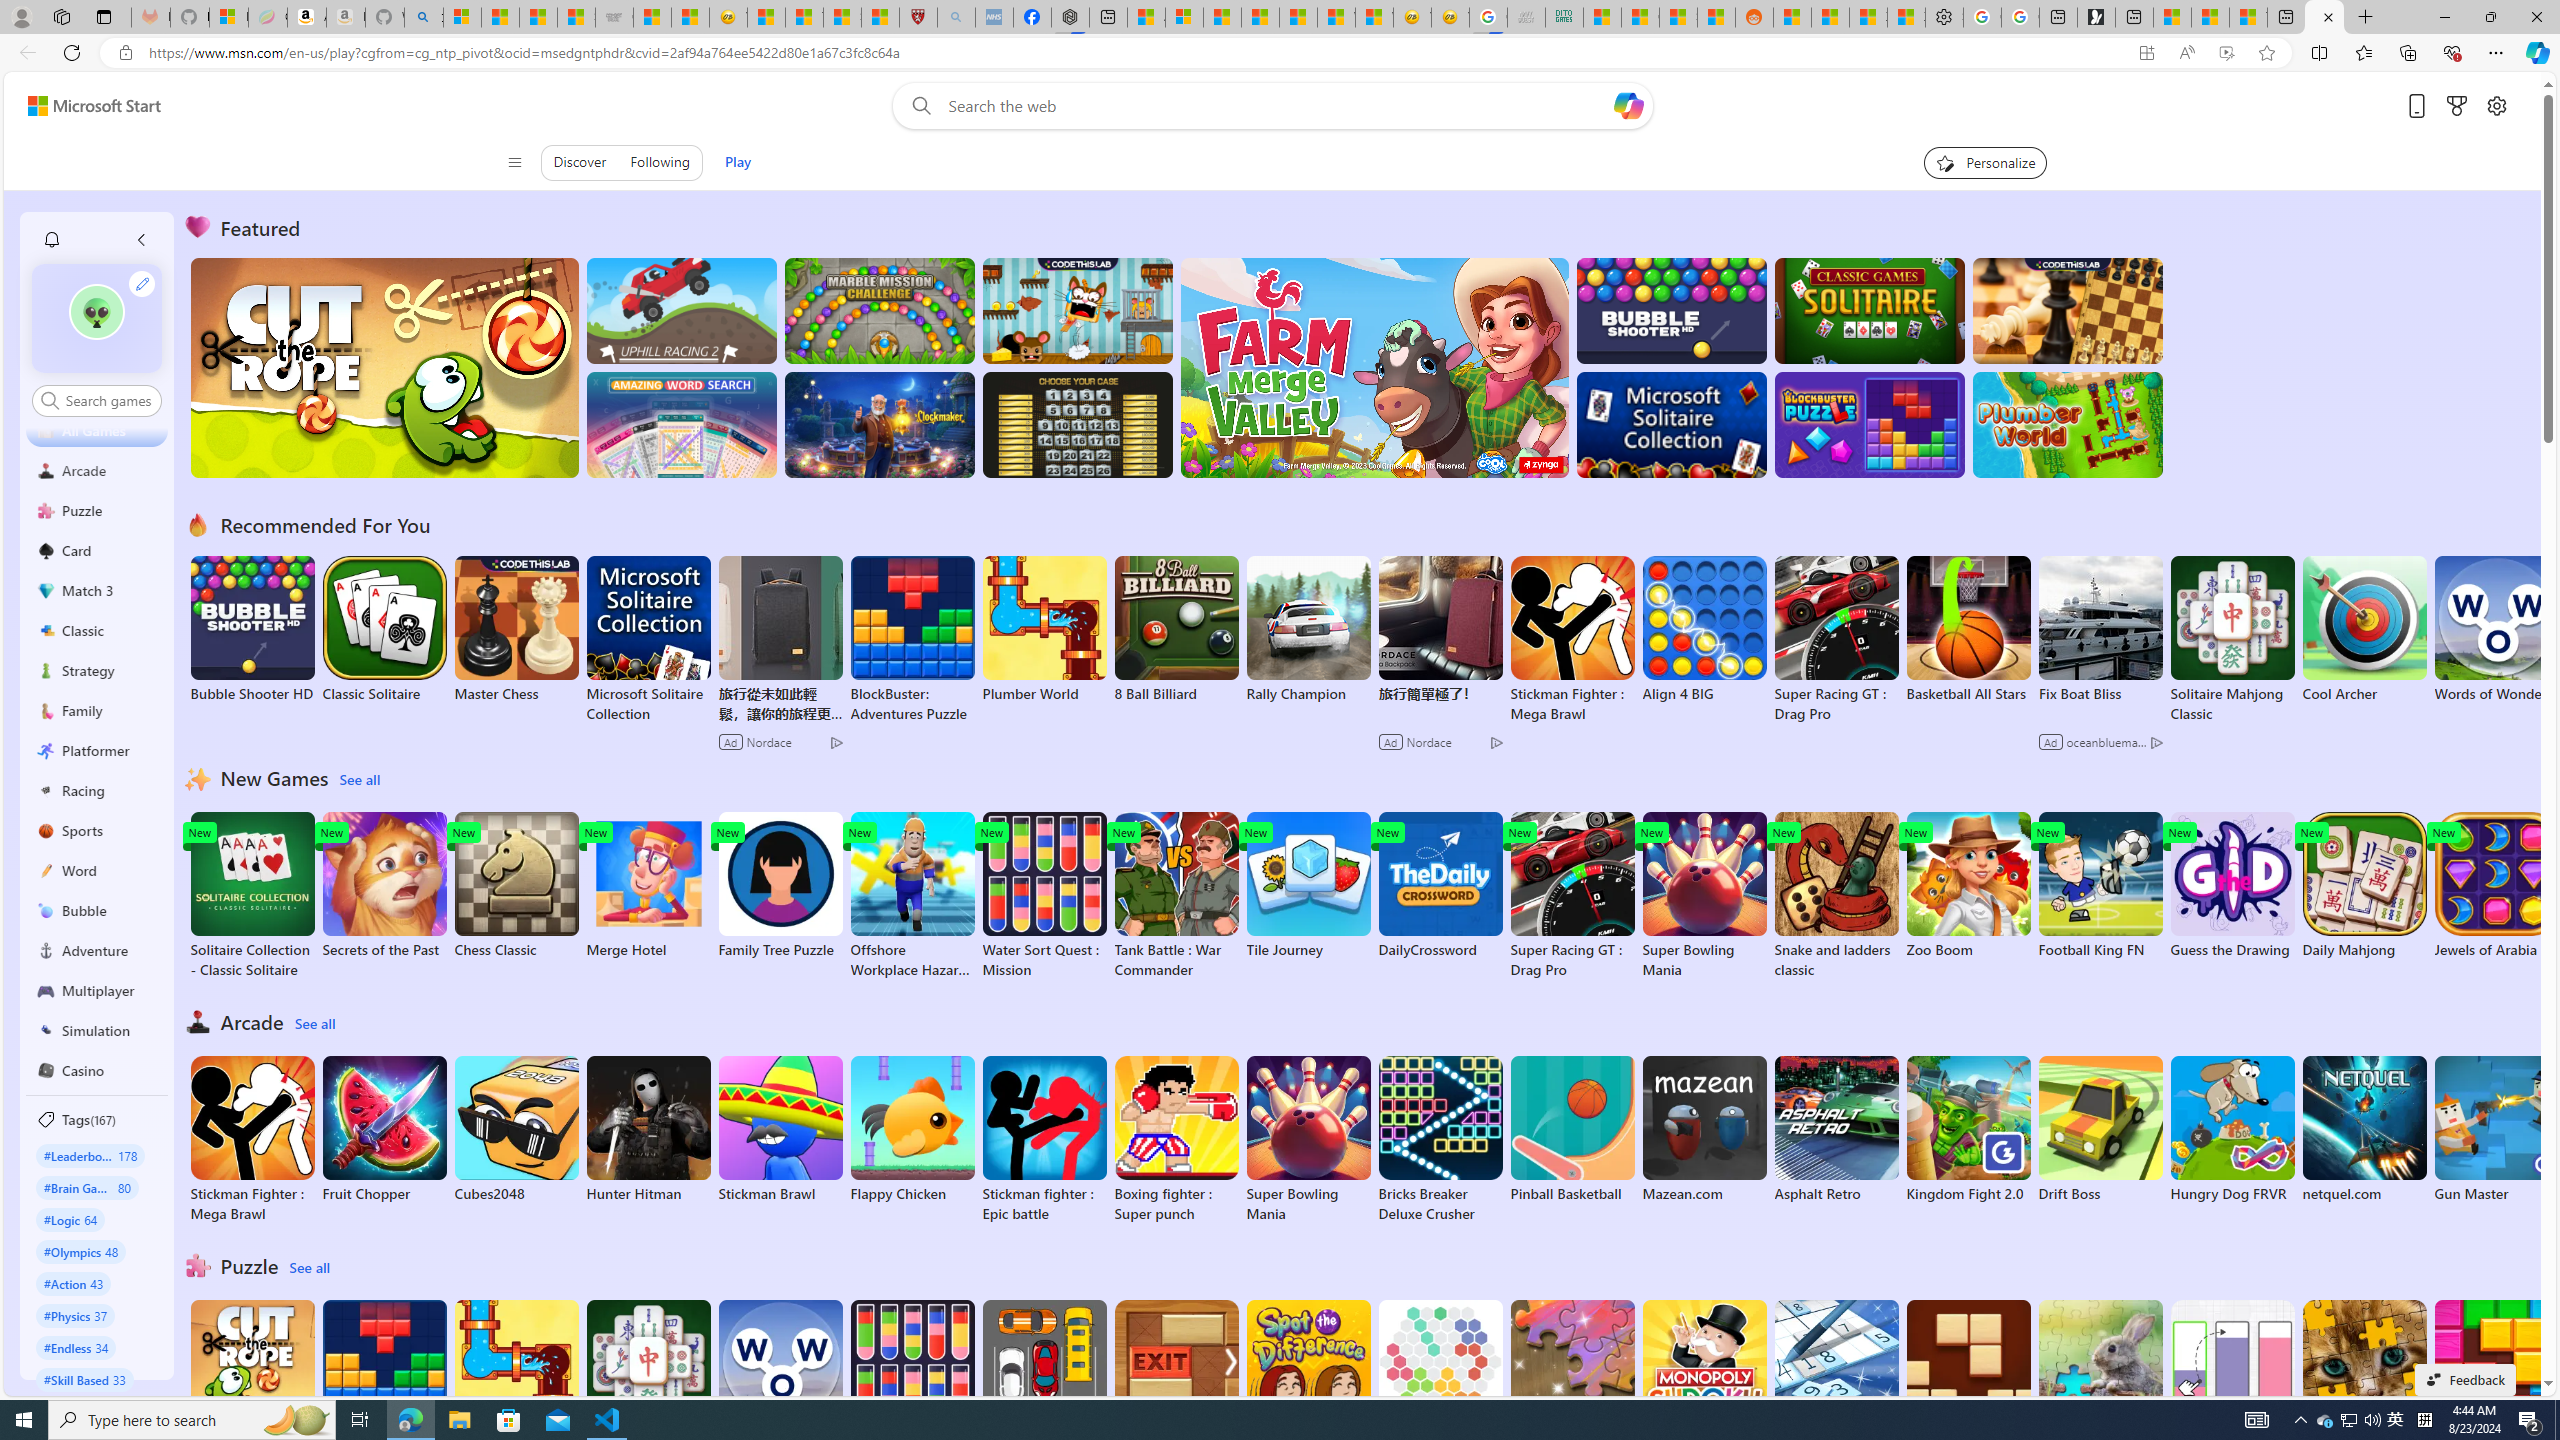  I want to click on 'AutomationID: control', so click(107, 401).